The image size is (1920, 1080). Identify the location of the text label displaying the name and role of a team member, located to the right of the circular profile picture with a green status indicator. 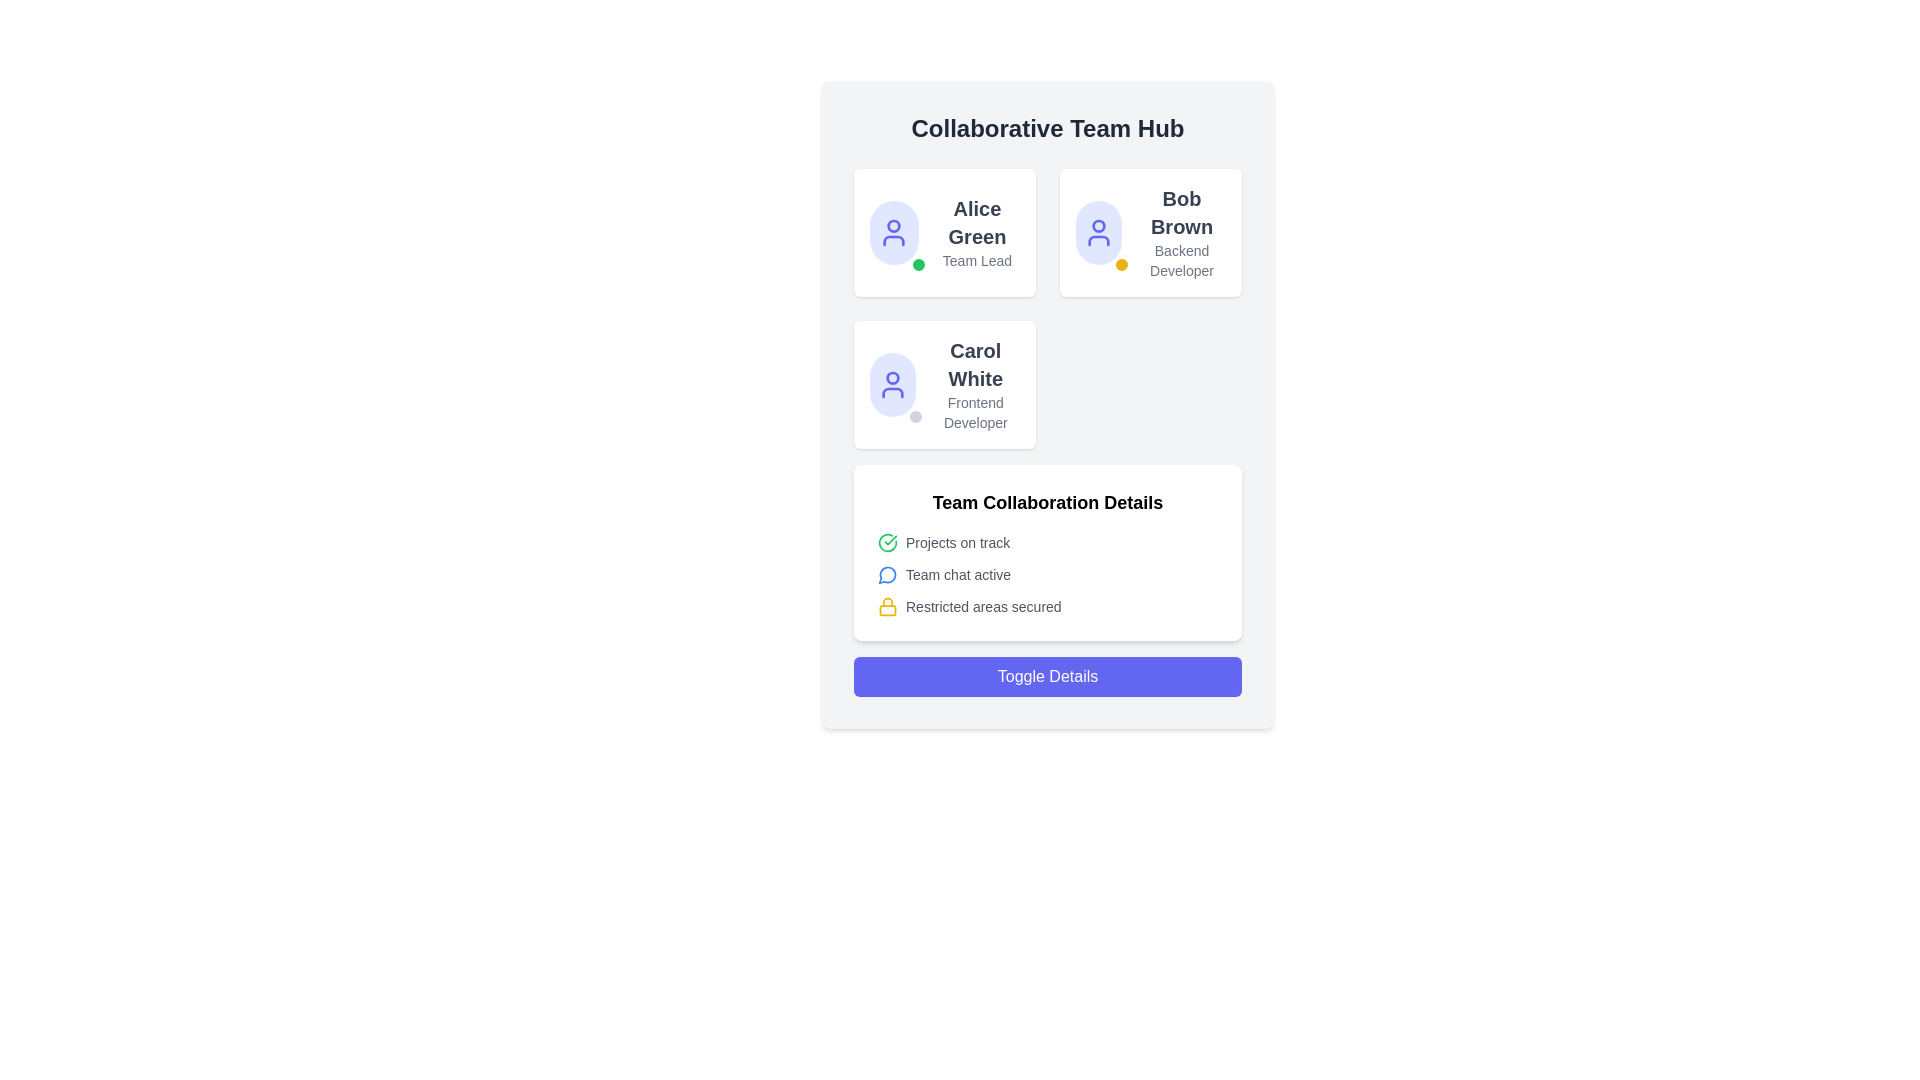
(977, 231).